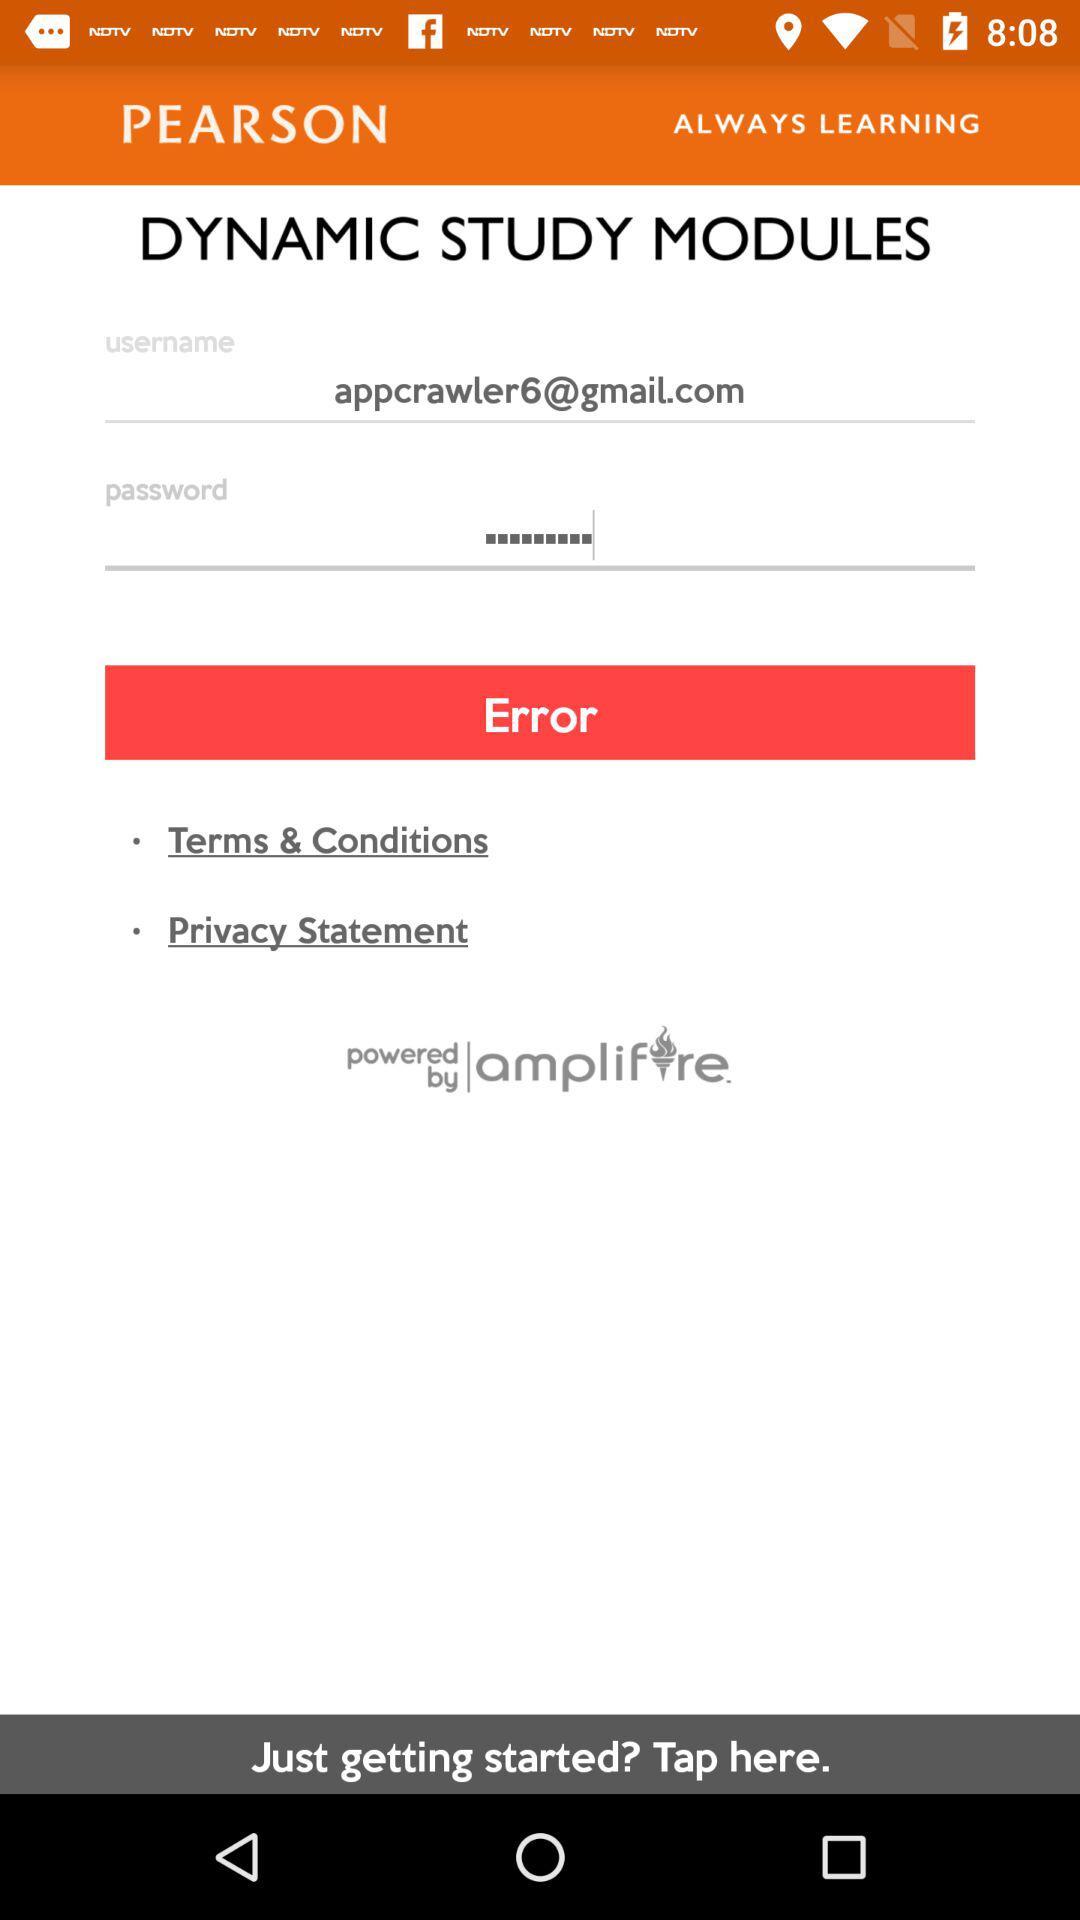  Describe the element at coordinates (316, 926) in the screenshot. I see `item below terms & conditions icon` at that location.